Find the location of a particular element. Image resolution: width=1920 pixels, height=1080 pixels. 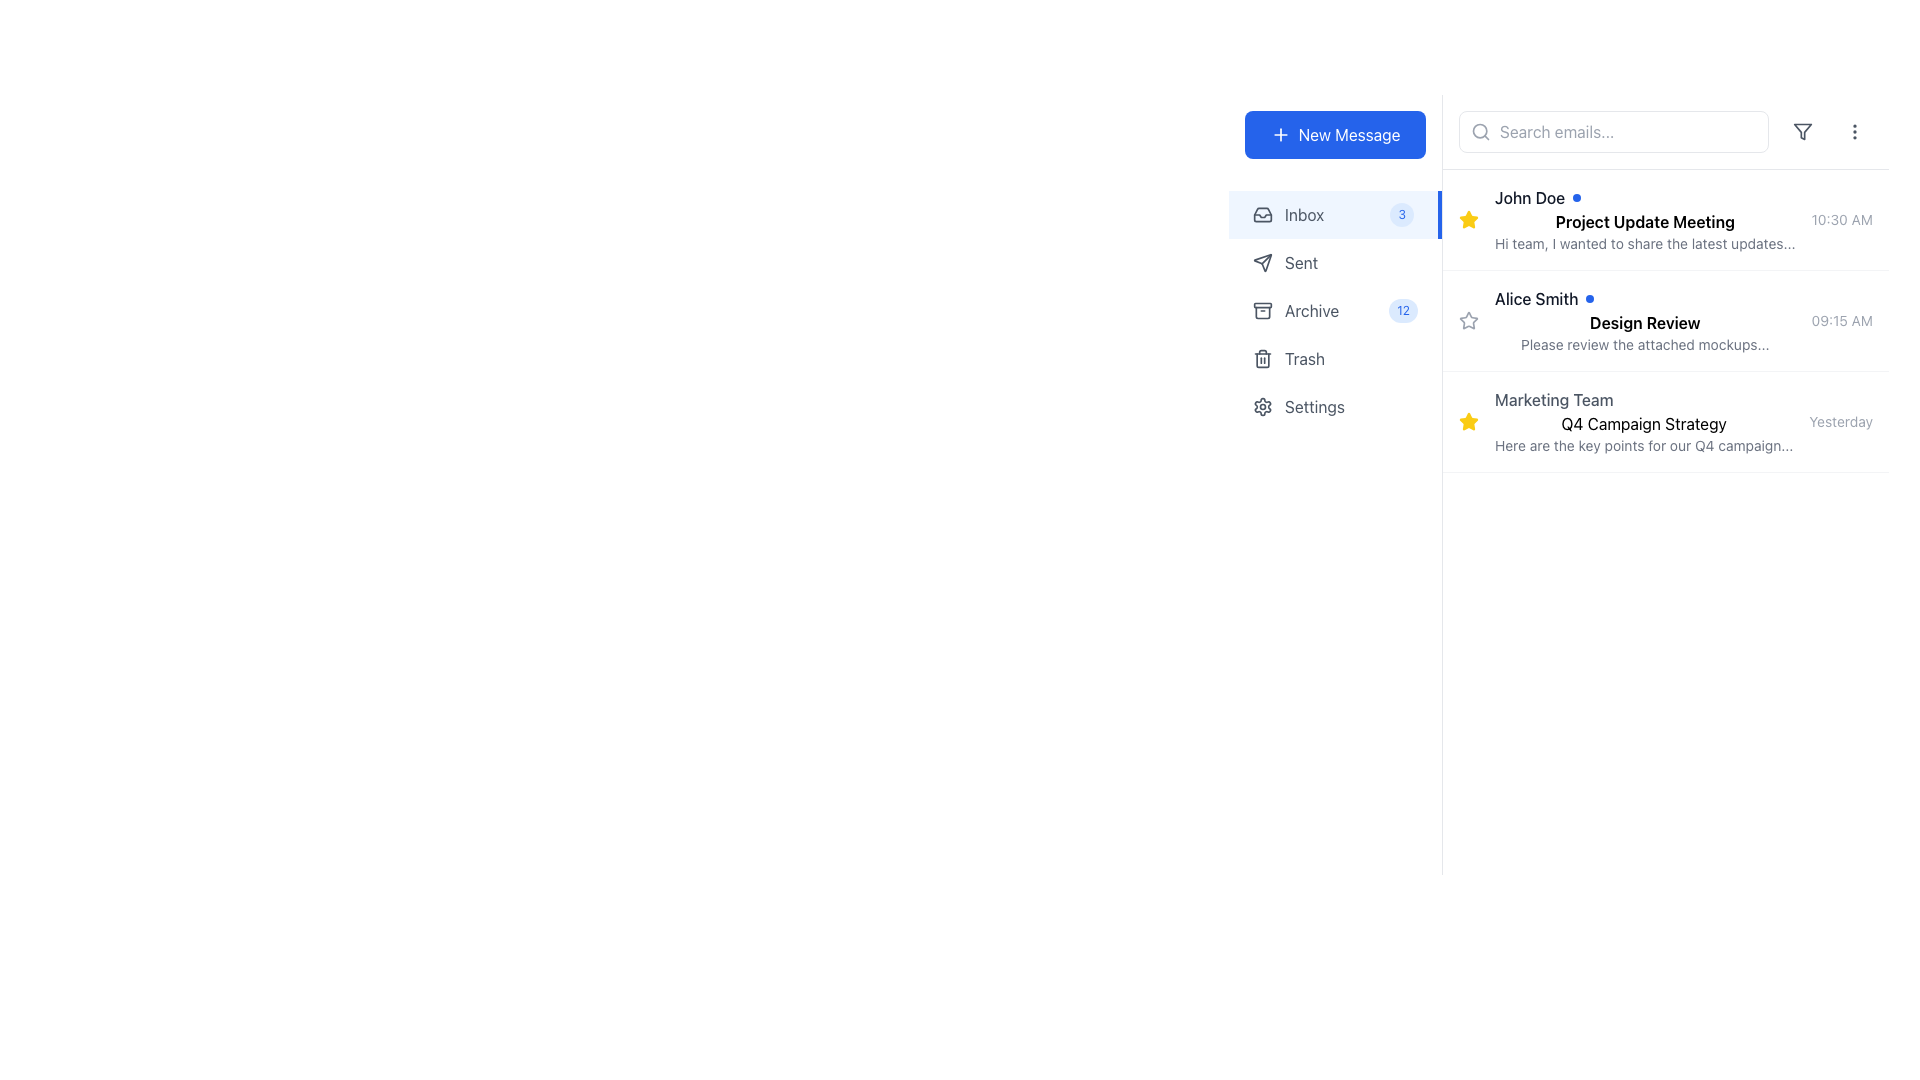

the Email preview section displaying 'Alice Smith' and 'Design Review' is located at coordinates (1645, 319).